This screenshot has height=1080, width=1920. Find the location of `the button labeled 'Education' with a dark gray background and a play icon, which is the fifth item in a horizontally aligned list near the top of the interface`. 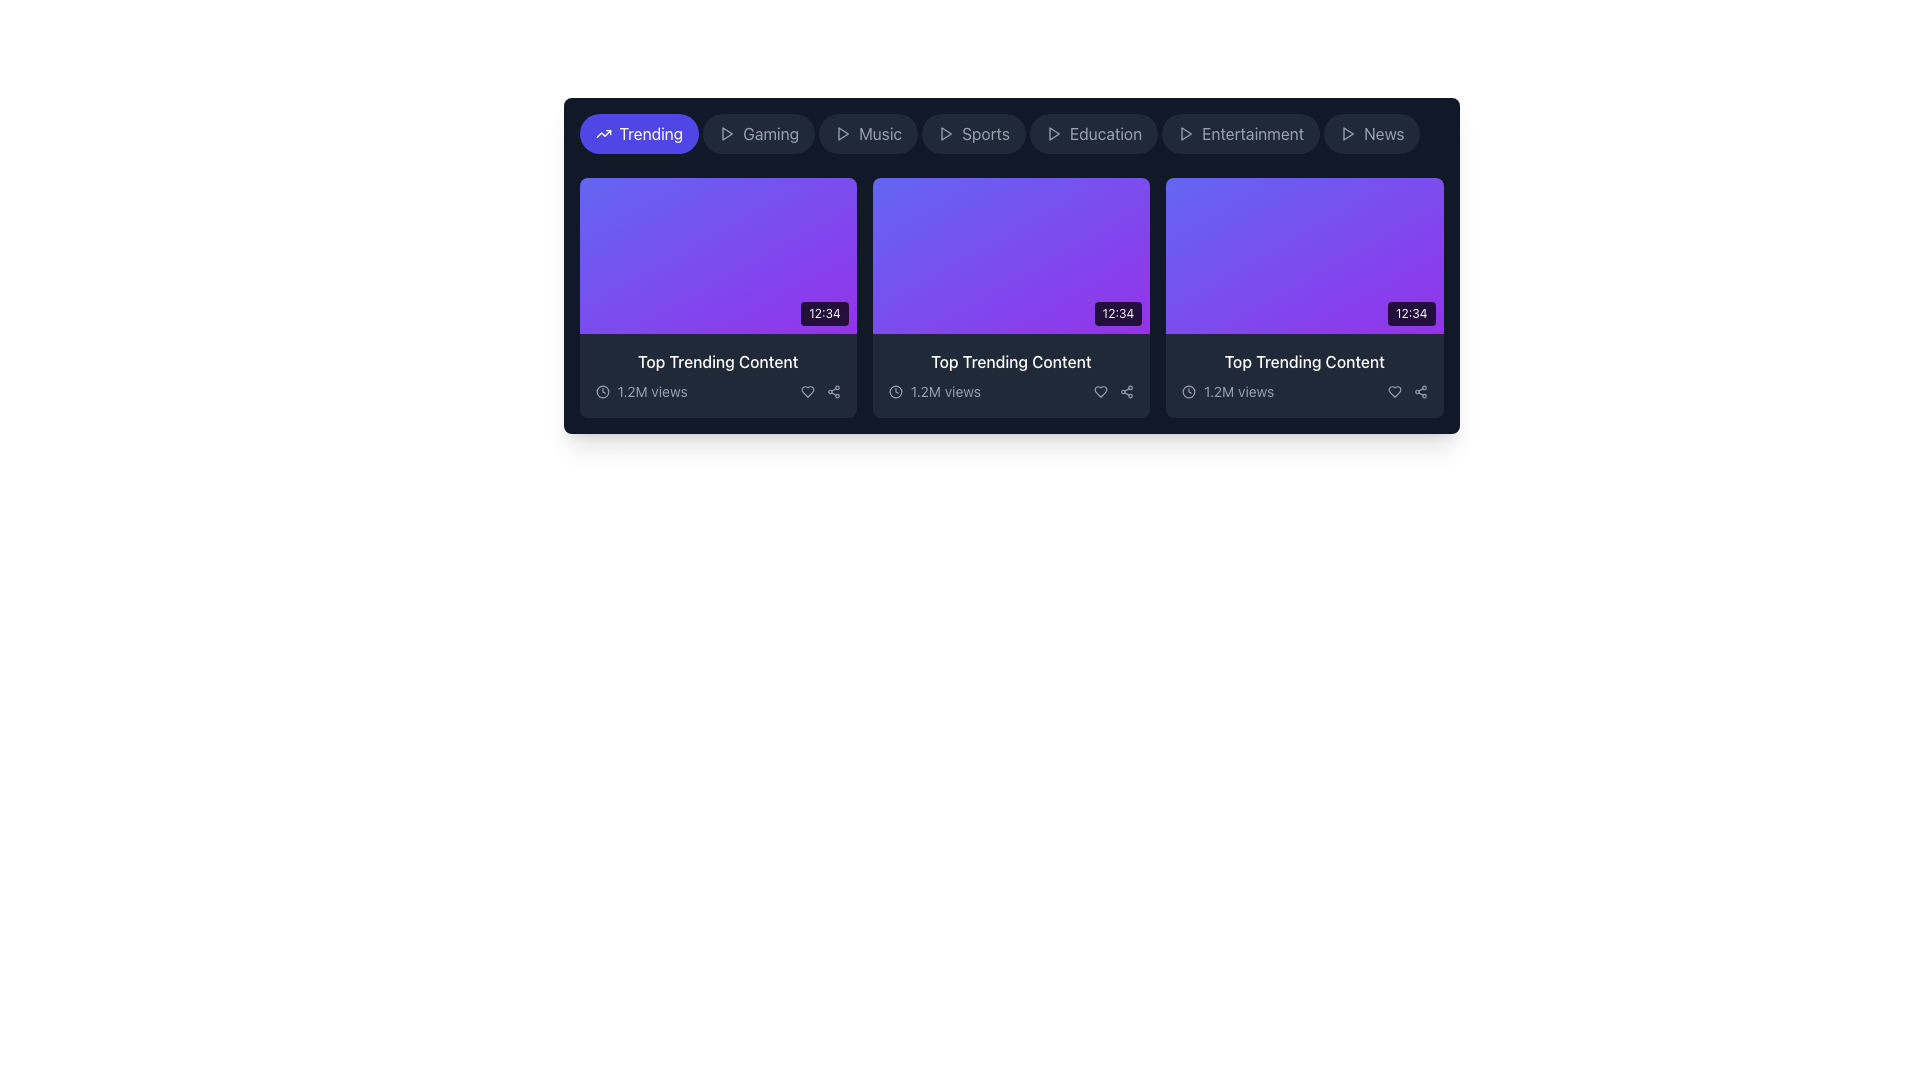

the button labeled 'Education' with a dark gray background and a play icon, which is the fifth item in a horizontally aligned list near the top of the interface is located at coordinates (1093, 134).